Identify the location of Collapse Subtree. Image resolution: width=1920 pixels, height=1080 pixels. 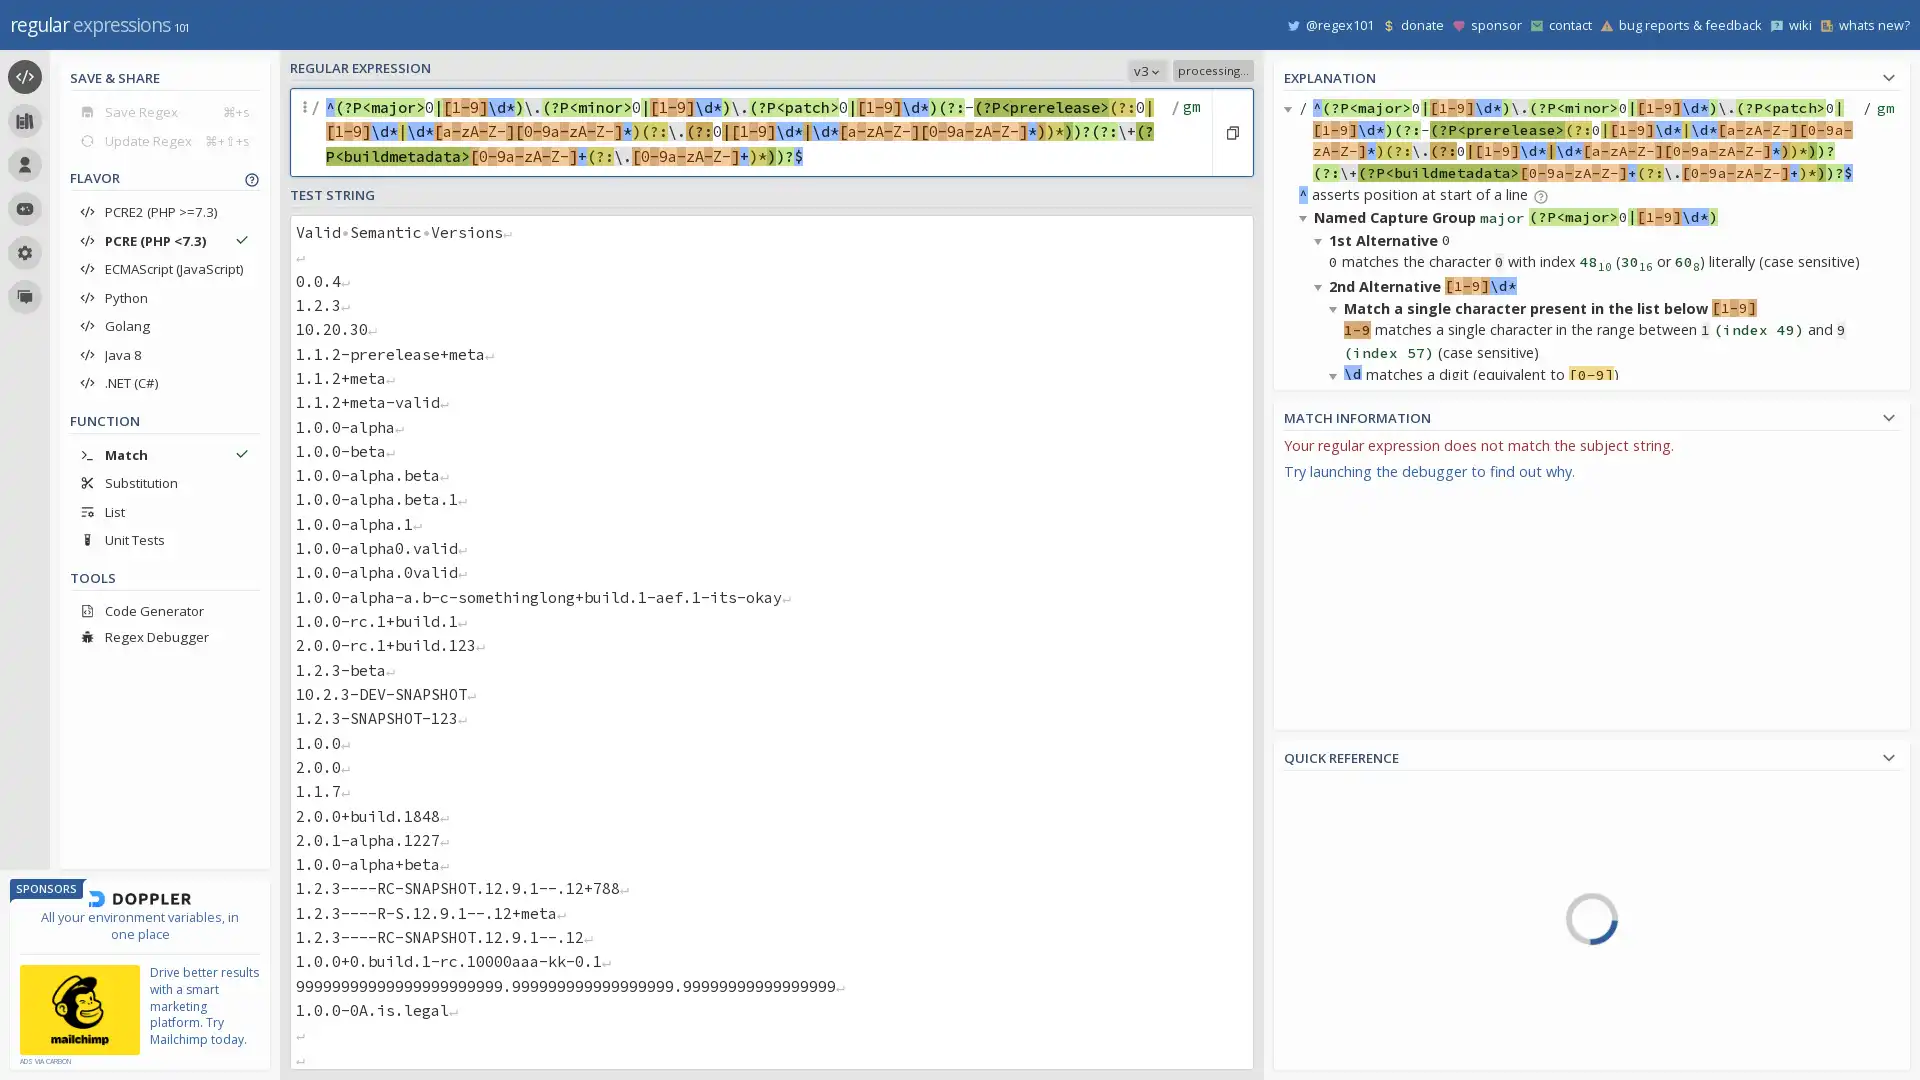
(1321, 489).